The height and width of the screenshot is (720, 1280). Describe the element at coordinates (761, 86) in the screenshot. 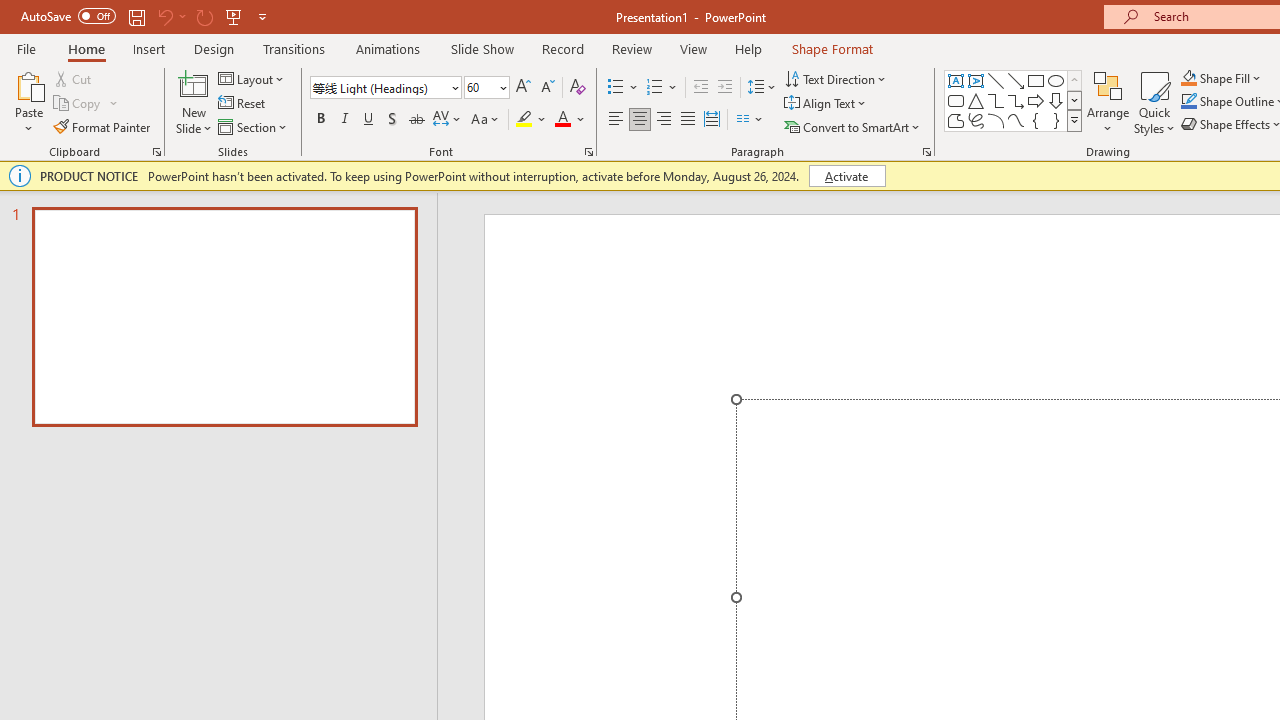

I see `'Line Spacing'` at that location.